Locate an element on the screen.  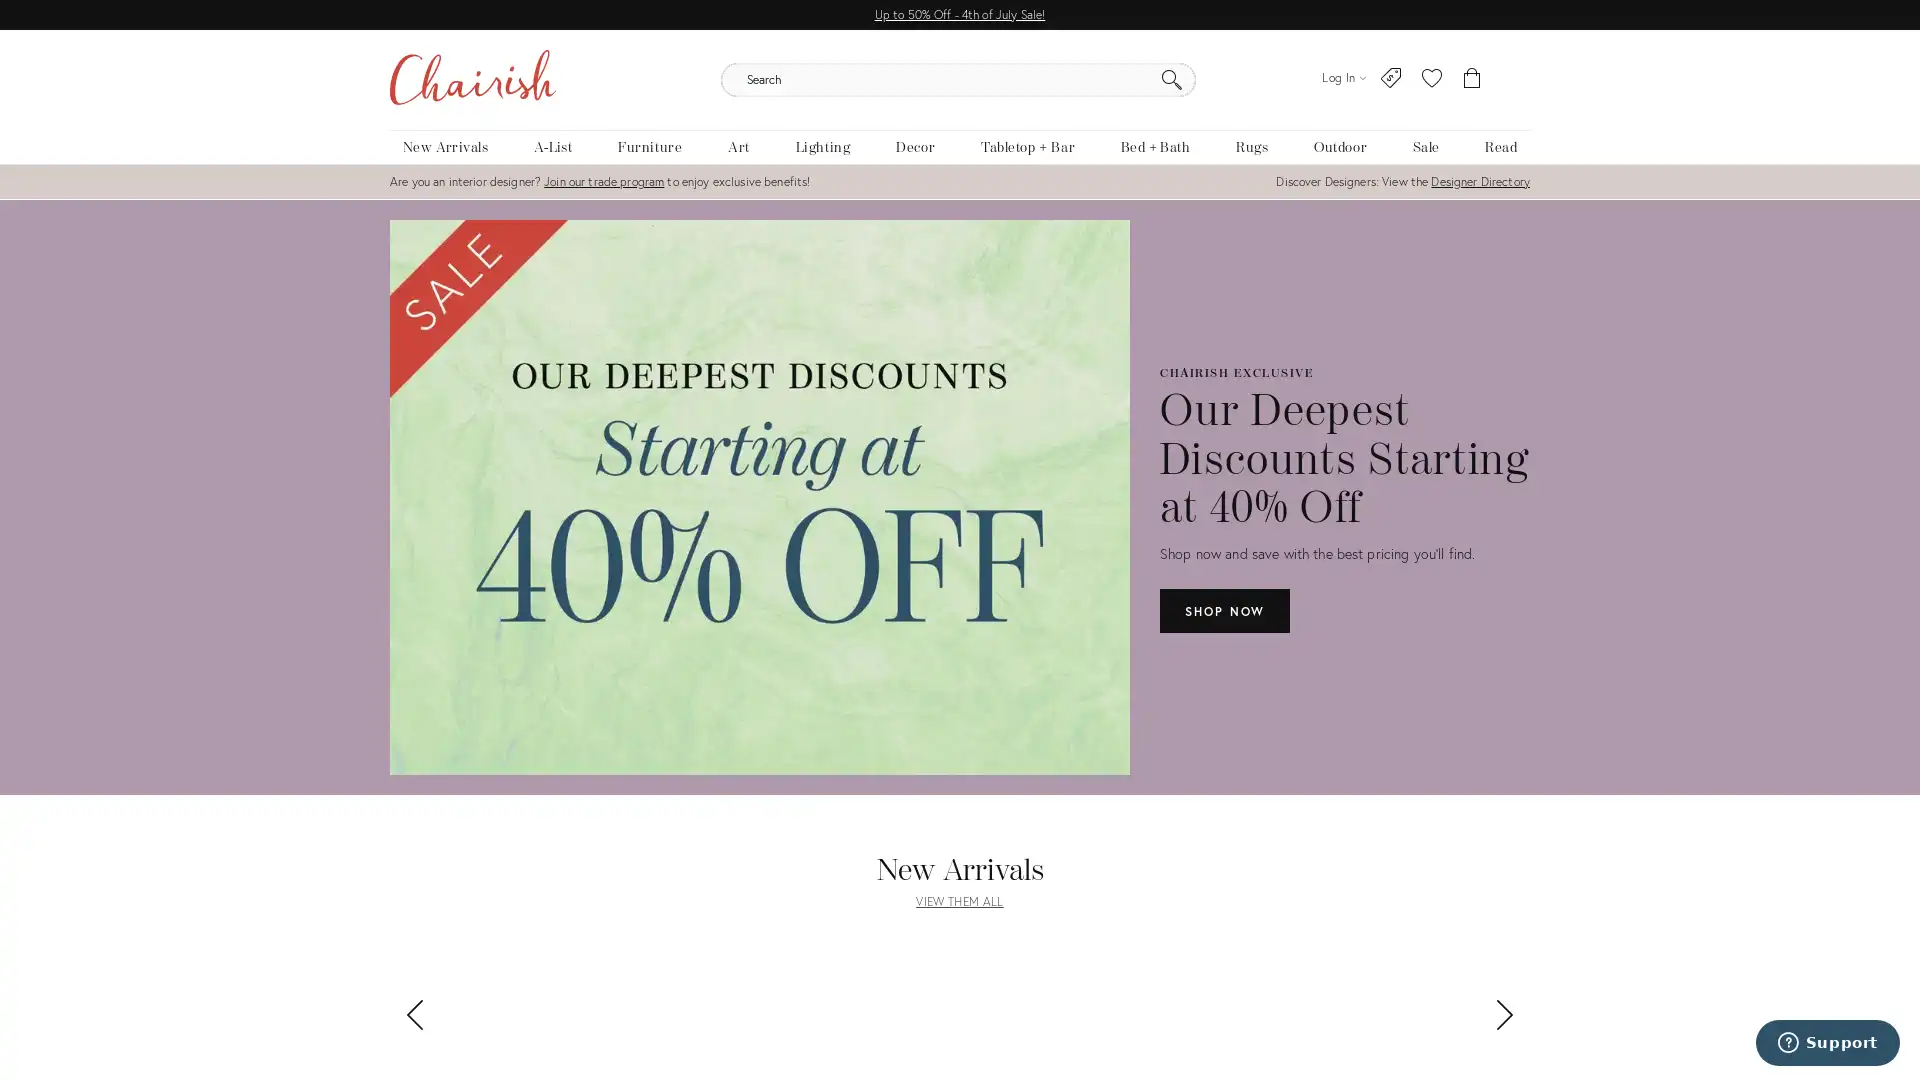
Support is located at coordinates (1827, 1041).